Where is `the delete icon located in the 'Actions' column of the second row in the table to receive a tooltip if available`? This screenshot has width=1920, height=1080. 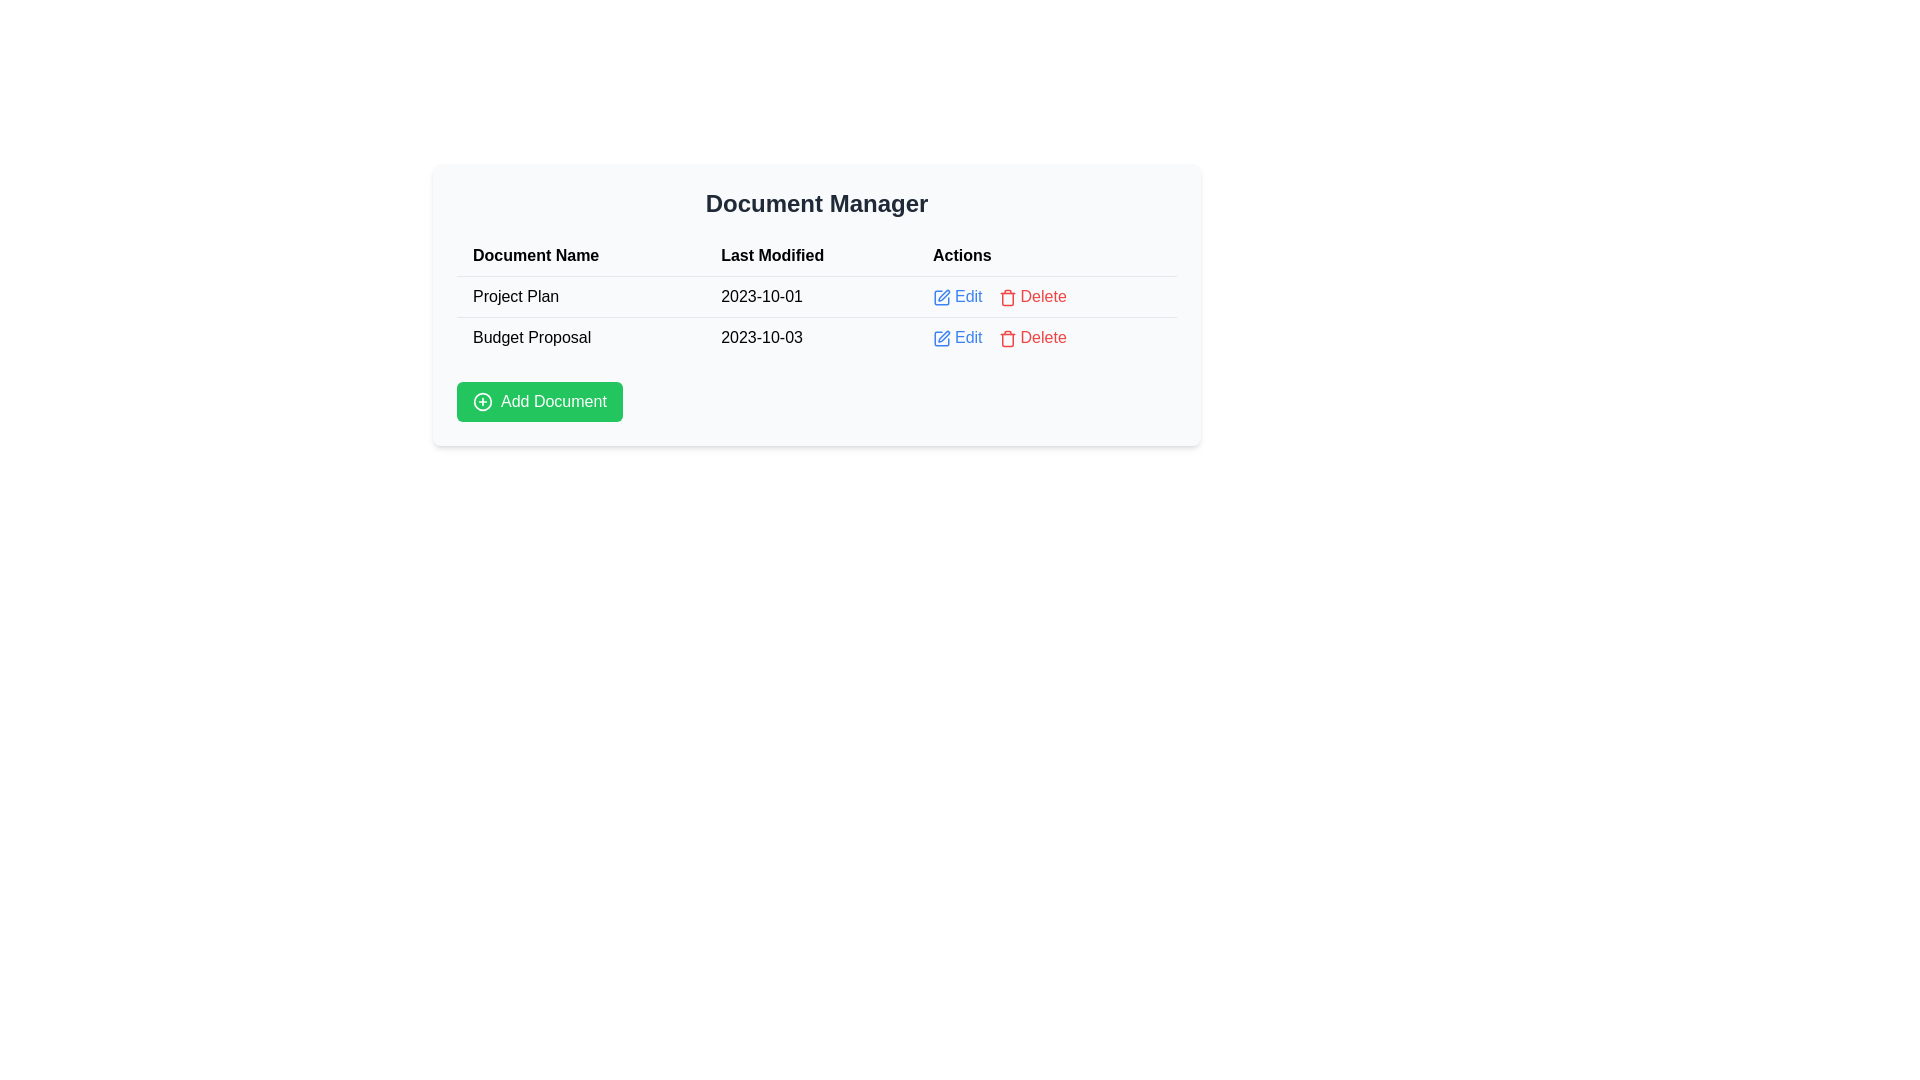 the delete icon located in the 'Actions' column of the second row in the table to receive a tooltip if available is located at coordinates (1007, 337).